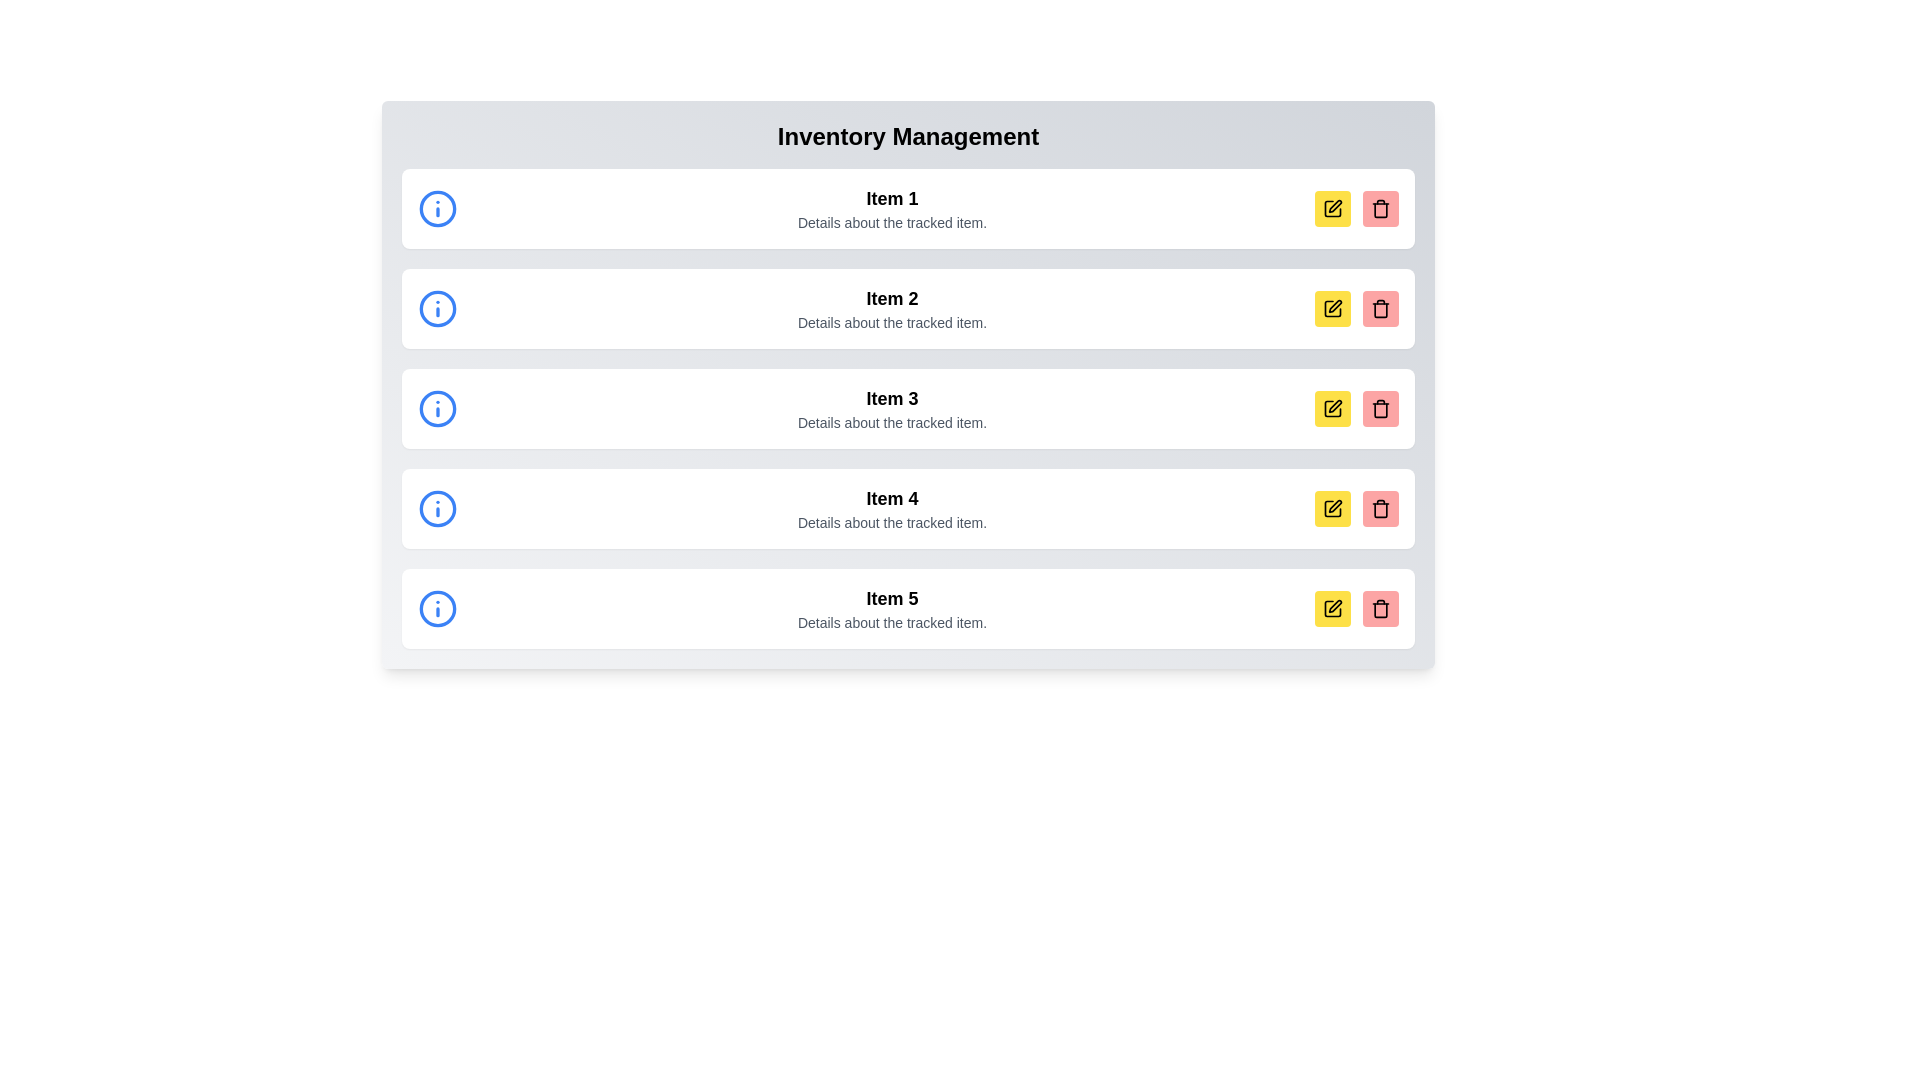 The image size is (1920, 1080). What do you see at coordinates (1380, 608) in the screenshot?
I see `the delete button located at the rightmost end of the row associated with 'Item 5', which is the second button from the right following a yellow button with a pencil icon` at bounding box center [1380, 608].